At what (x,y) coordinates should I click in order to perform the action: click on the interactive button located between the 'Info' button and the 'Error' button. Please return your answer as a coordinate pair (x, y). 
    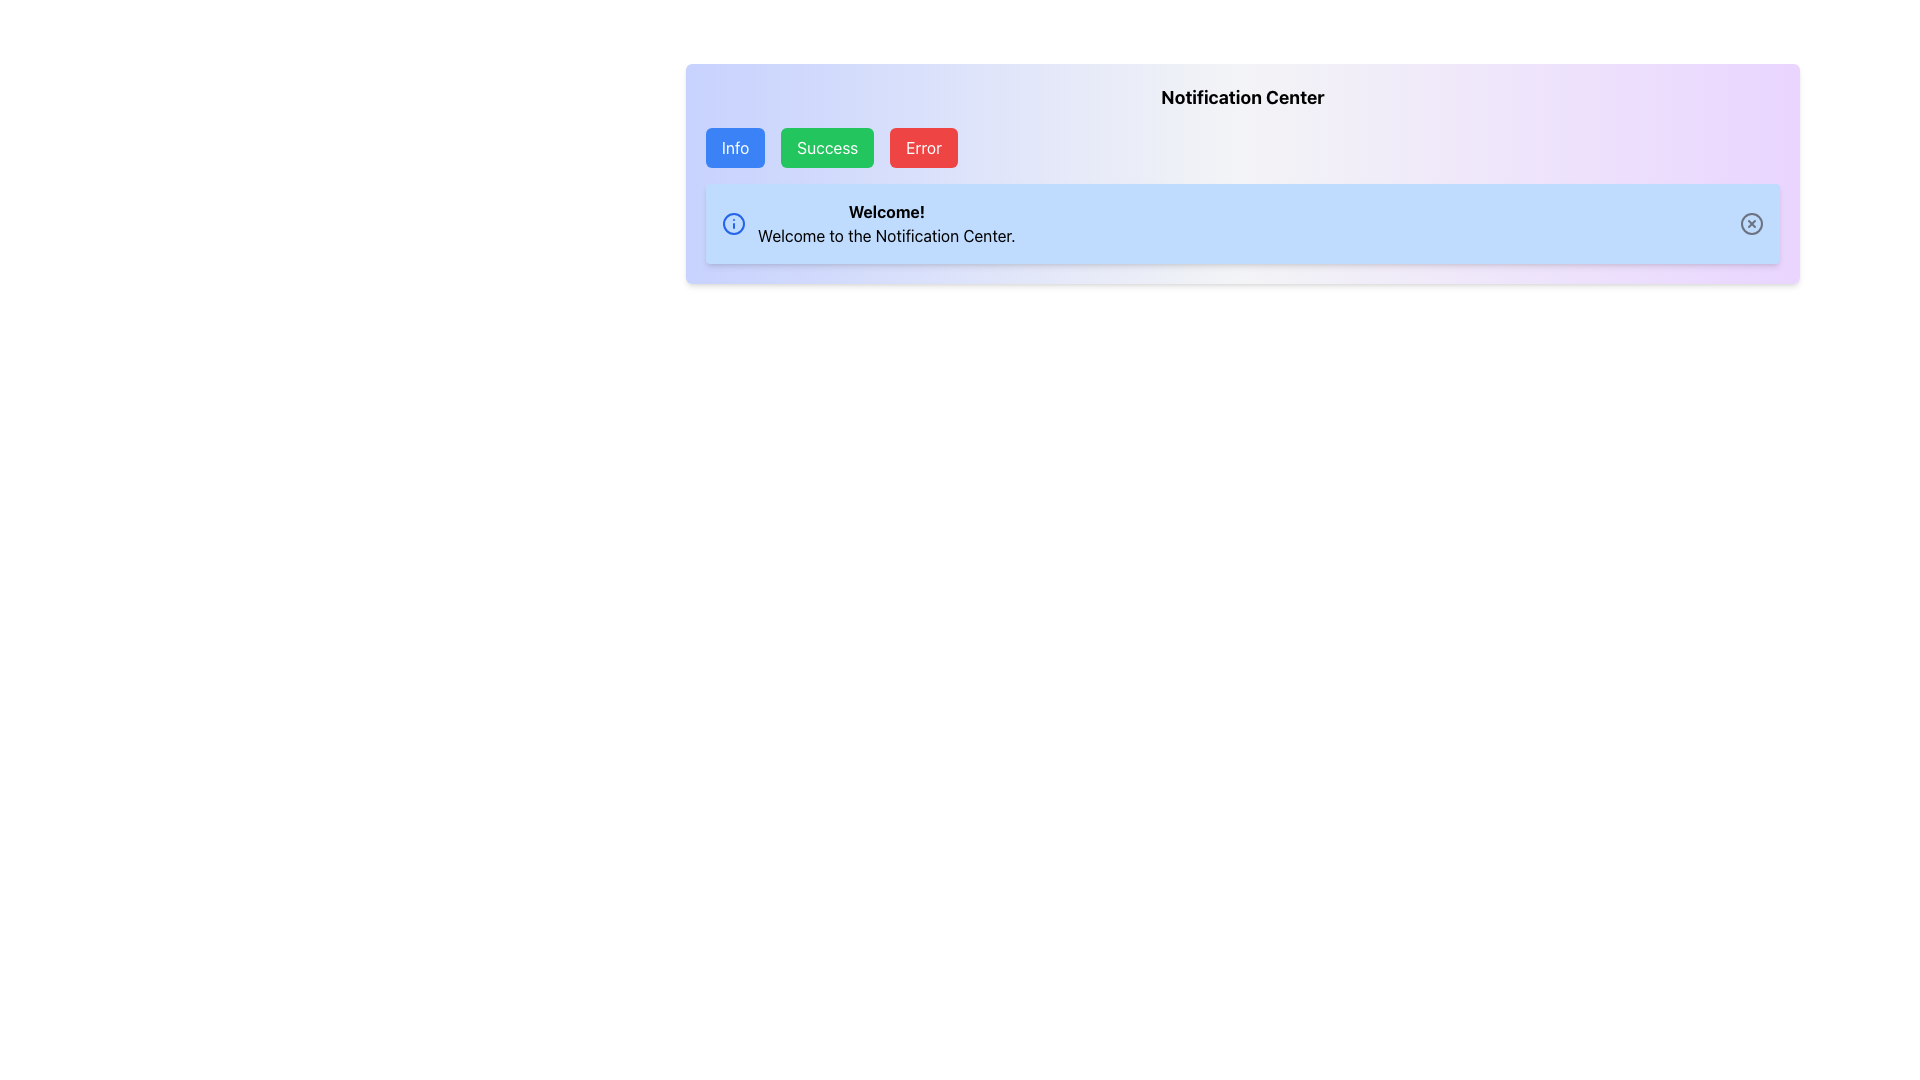
    Looking at the image, I should click on (827, 146).